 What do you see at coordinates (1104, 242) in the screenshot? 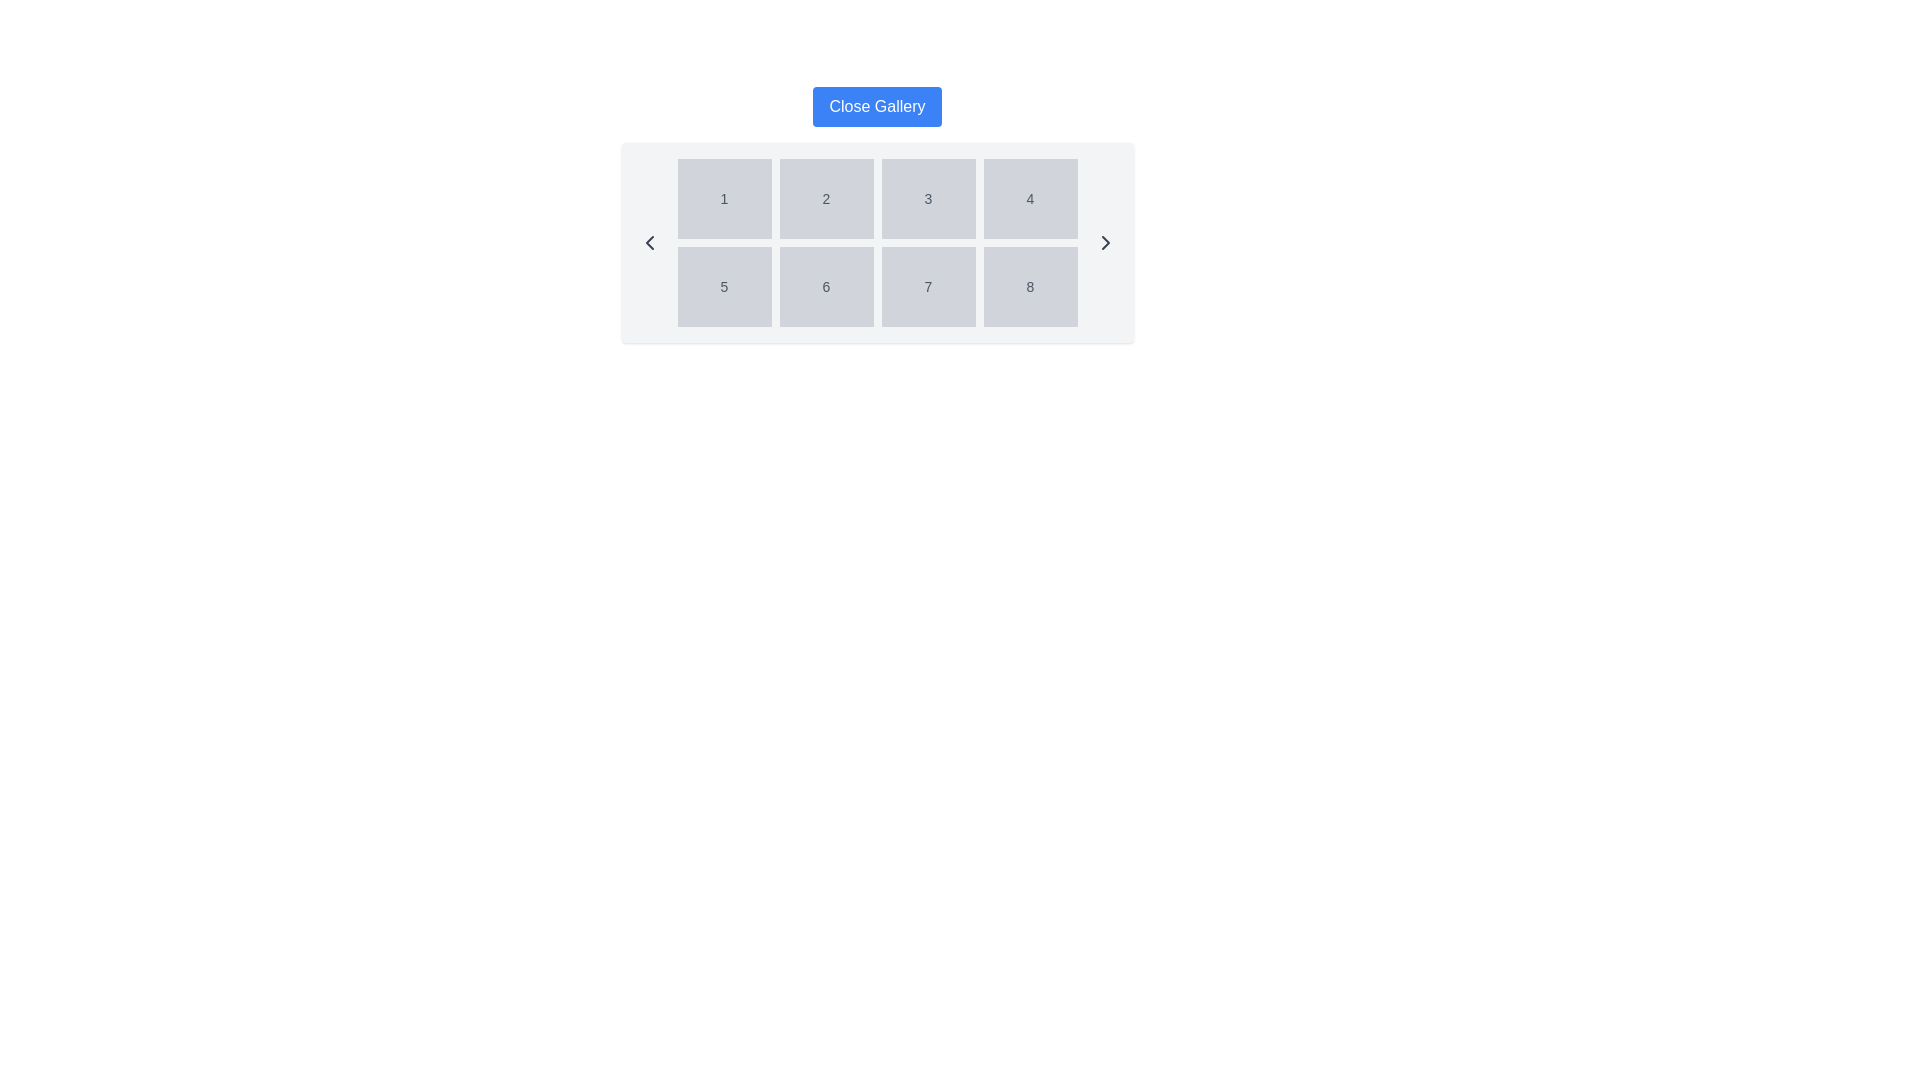
I see `the right-pointing chevron icon button, which is positioned to the right of a gallery grid` at bounding box center [1104, 242].